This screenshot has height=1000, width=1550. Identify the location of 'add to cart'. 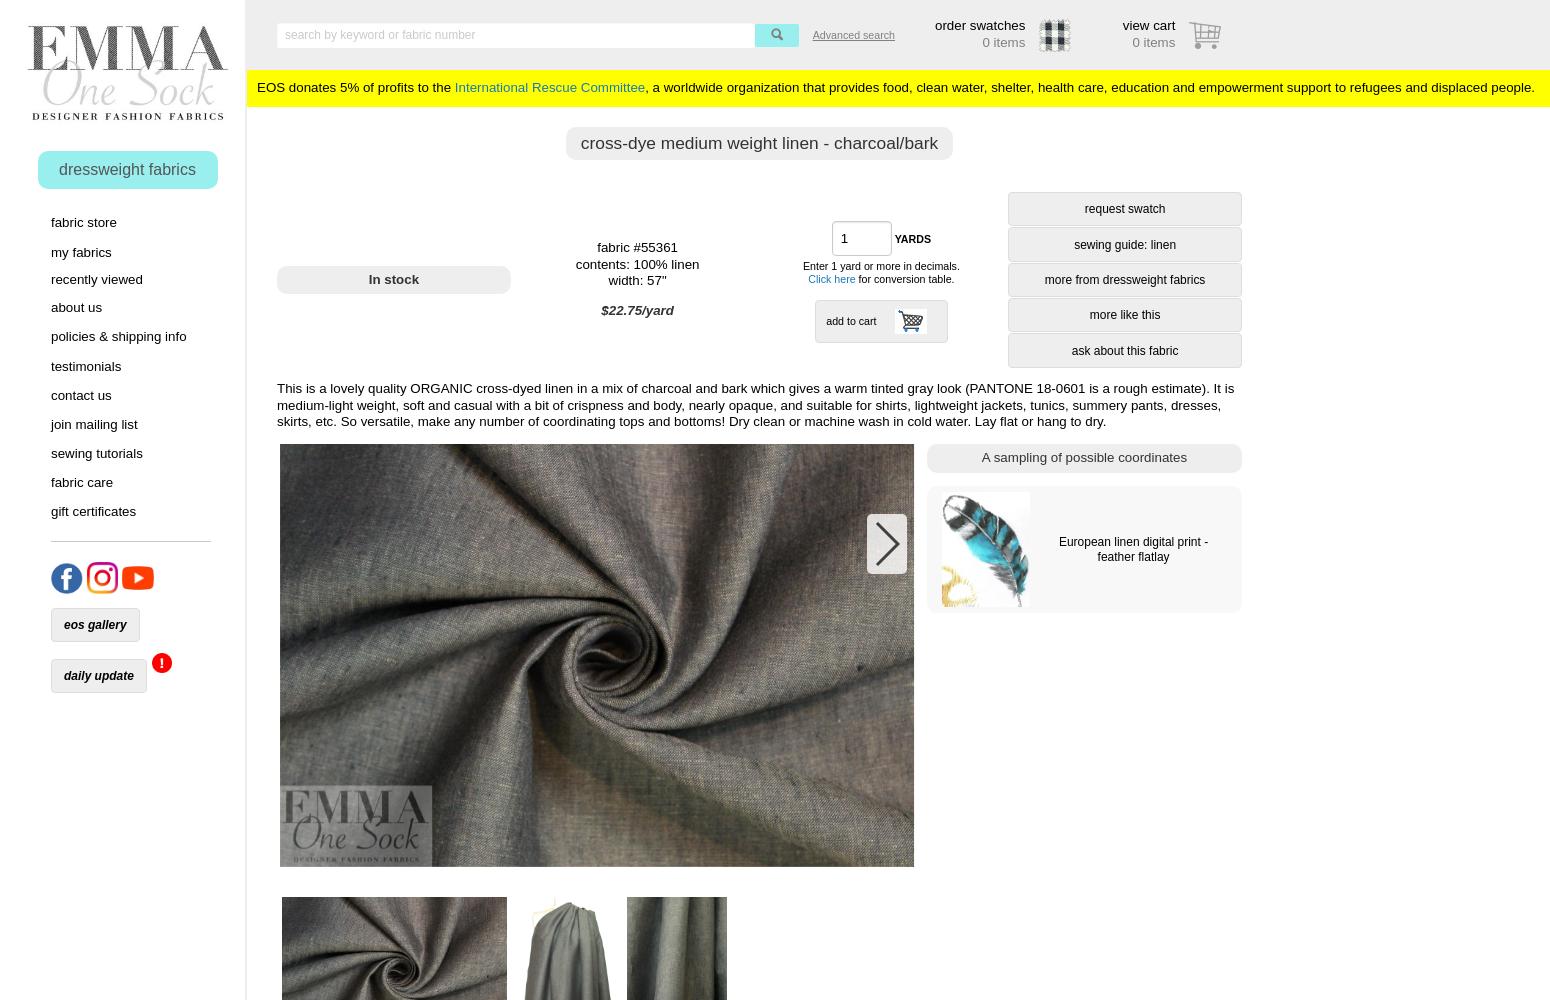
(849, 320).